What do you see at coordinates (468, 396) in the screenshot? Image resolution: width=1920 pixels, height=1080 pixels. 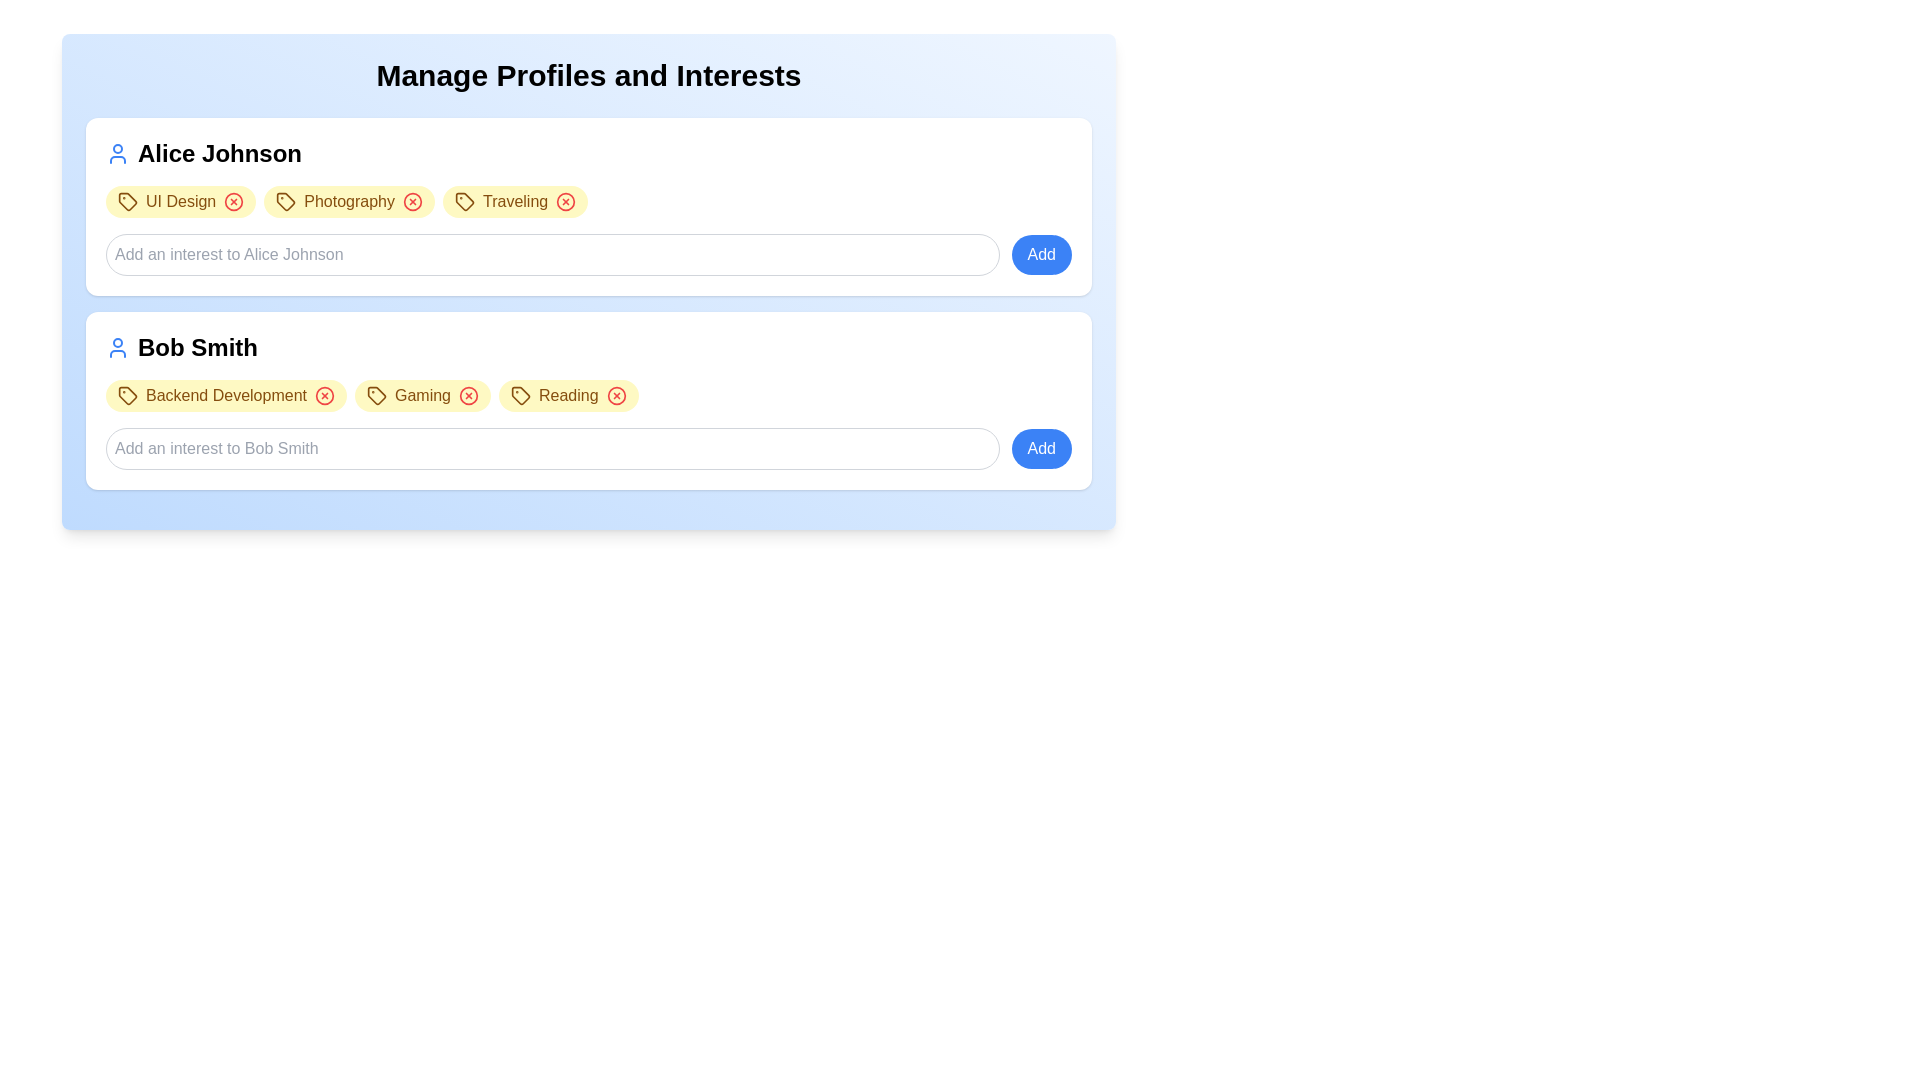 I see `the center of the delete Icon button for the 'Gaming' tag associated with the 'Bob Smith' profile` at bounding box center [468, 396].